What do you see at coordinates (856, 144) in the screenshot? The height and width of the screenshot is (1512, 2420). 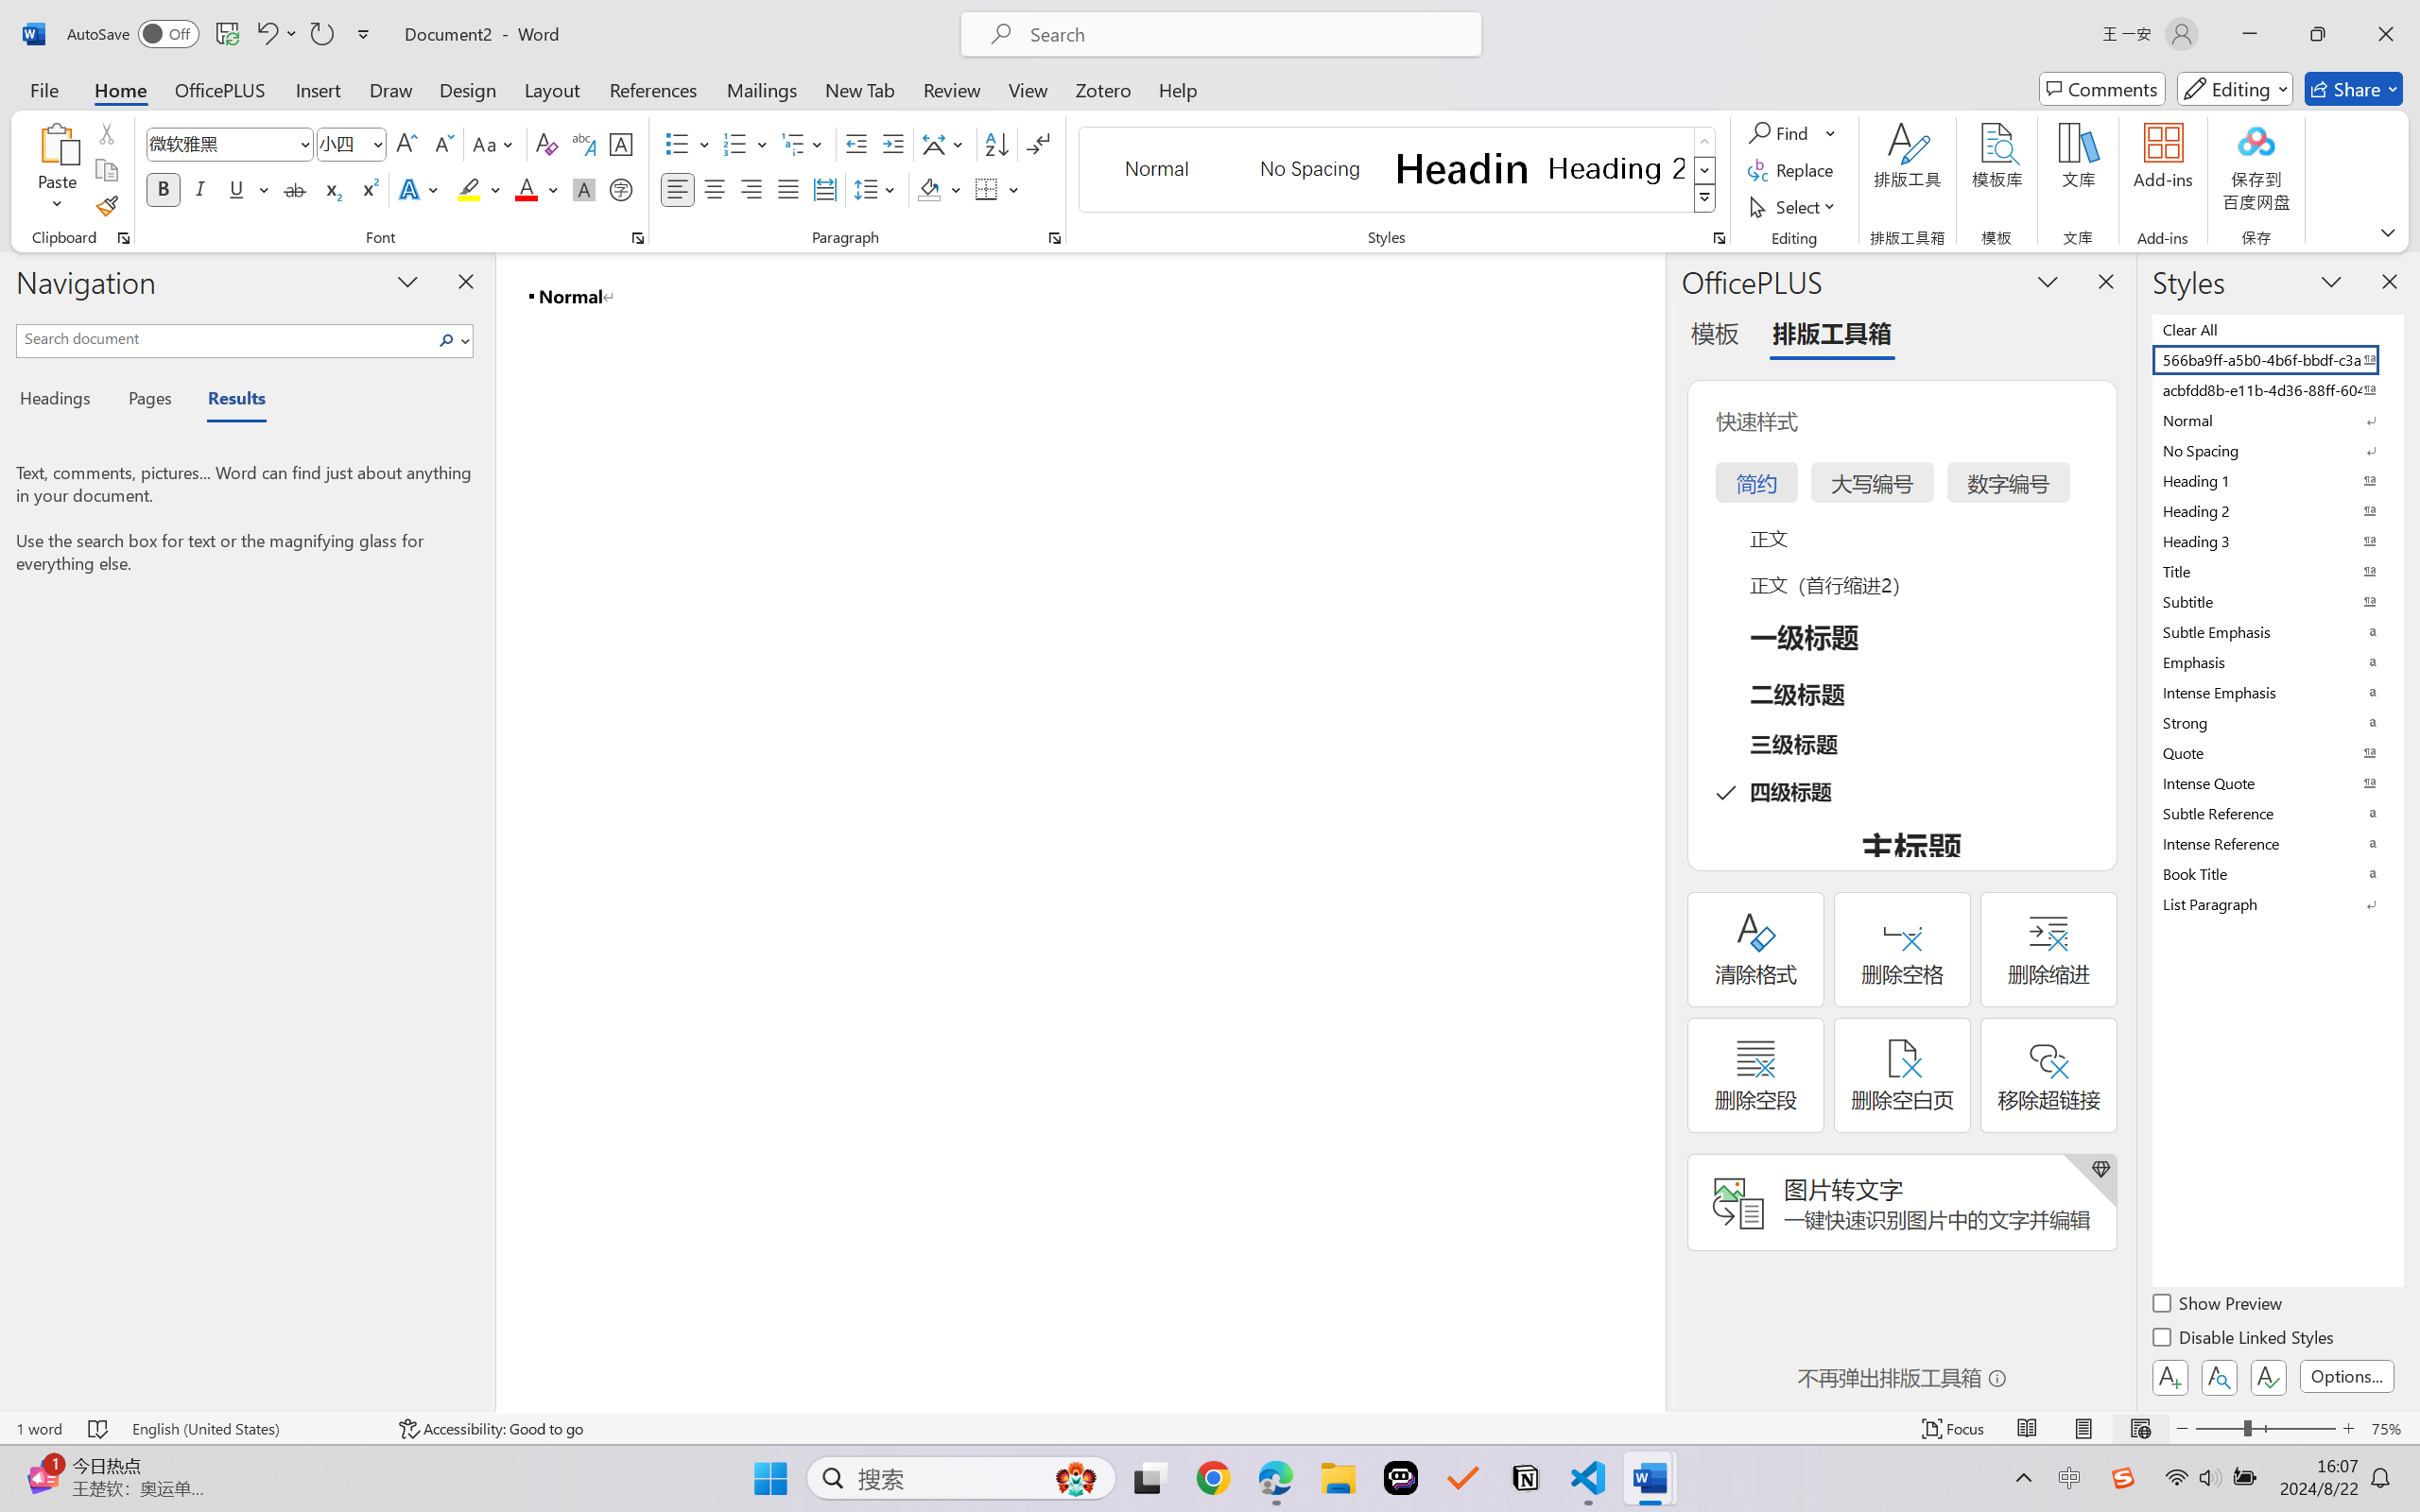 I see `'Decrease Indent'` at bounding box center [856, 144].